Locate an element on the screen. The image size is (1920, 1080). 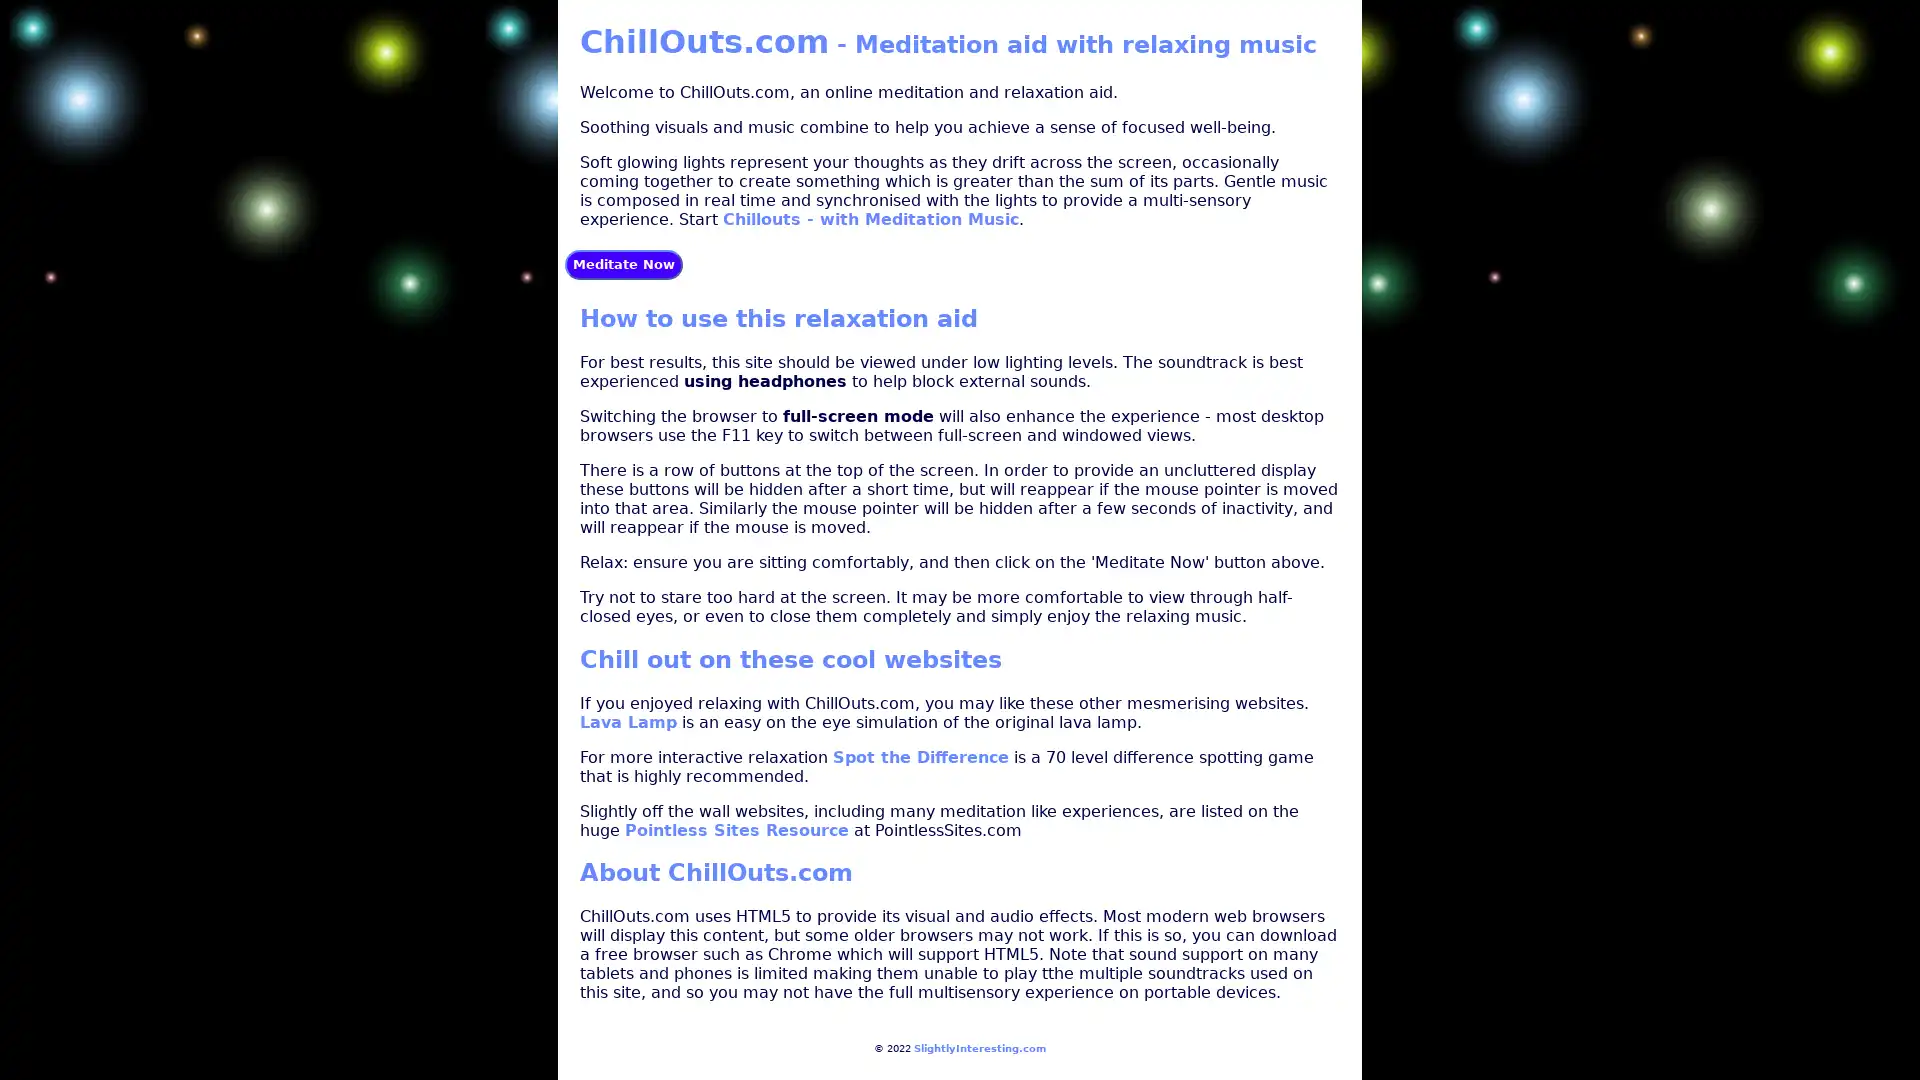
Meditate Now is located at coordinates (623, 262).